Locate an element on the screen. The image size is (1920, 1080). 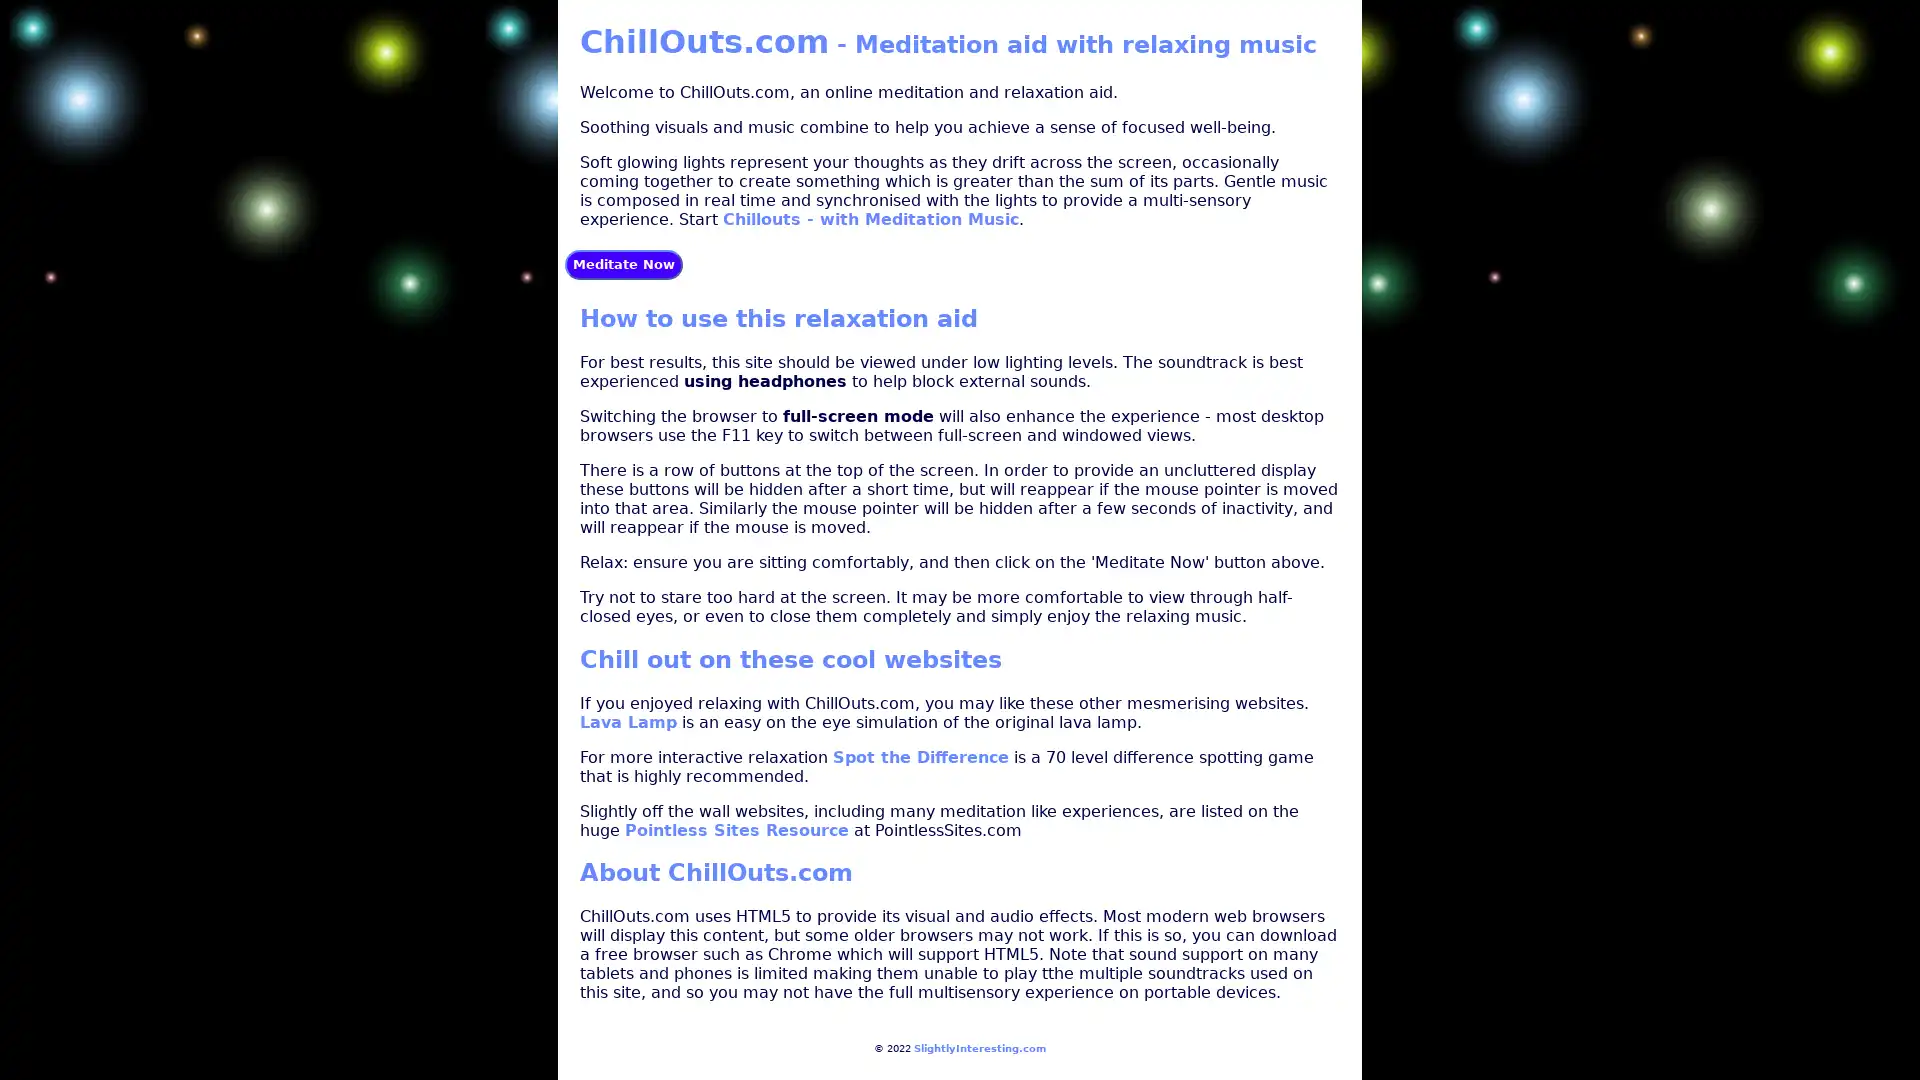
Meditate Now is located at coordinates (623, 262).